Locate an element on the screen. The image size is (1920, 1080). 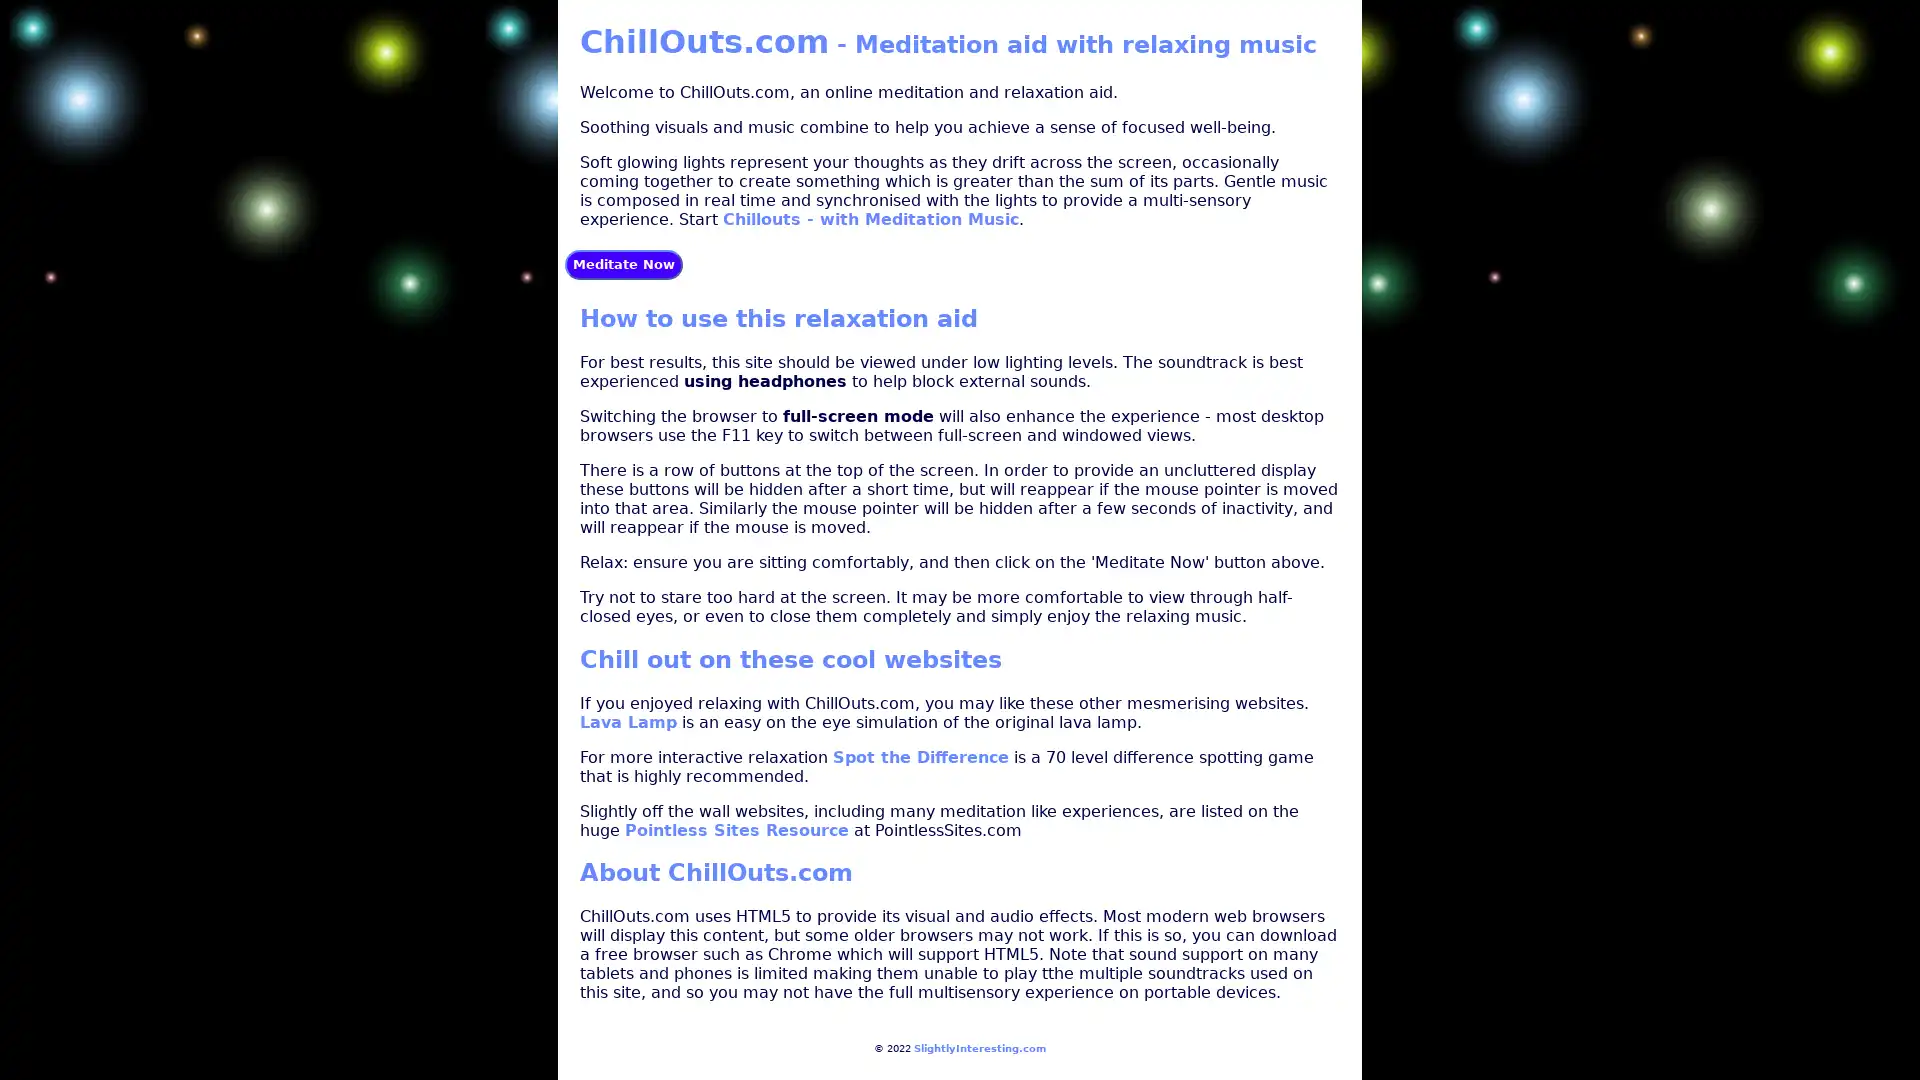
Meditate Now is located at coordinates (623, 262).